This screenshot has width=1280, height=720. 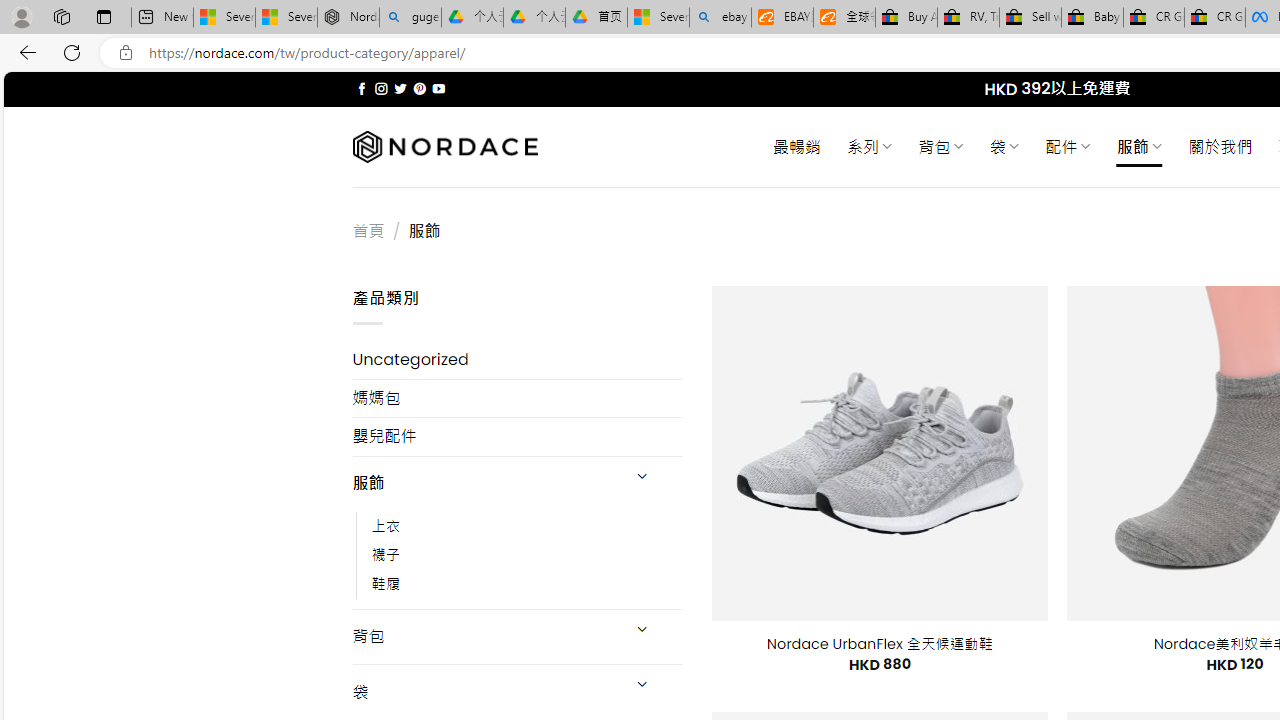 I want to click on 'RV, Trailer & Camper Steps & Ladders for sale | eBay', so click(x=968, y=17).